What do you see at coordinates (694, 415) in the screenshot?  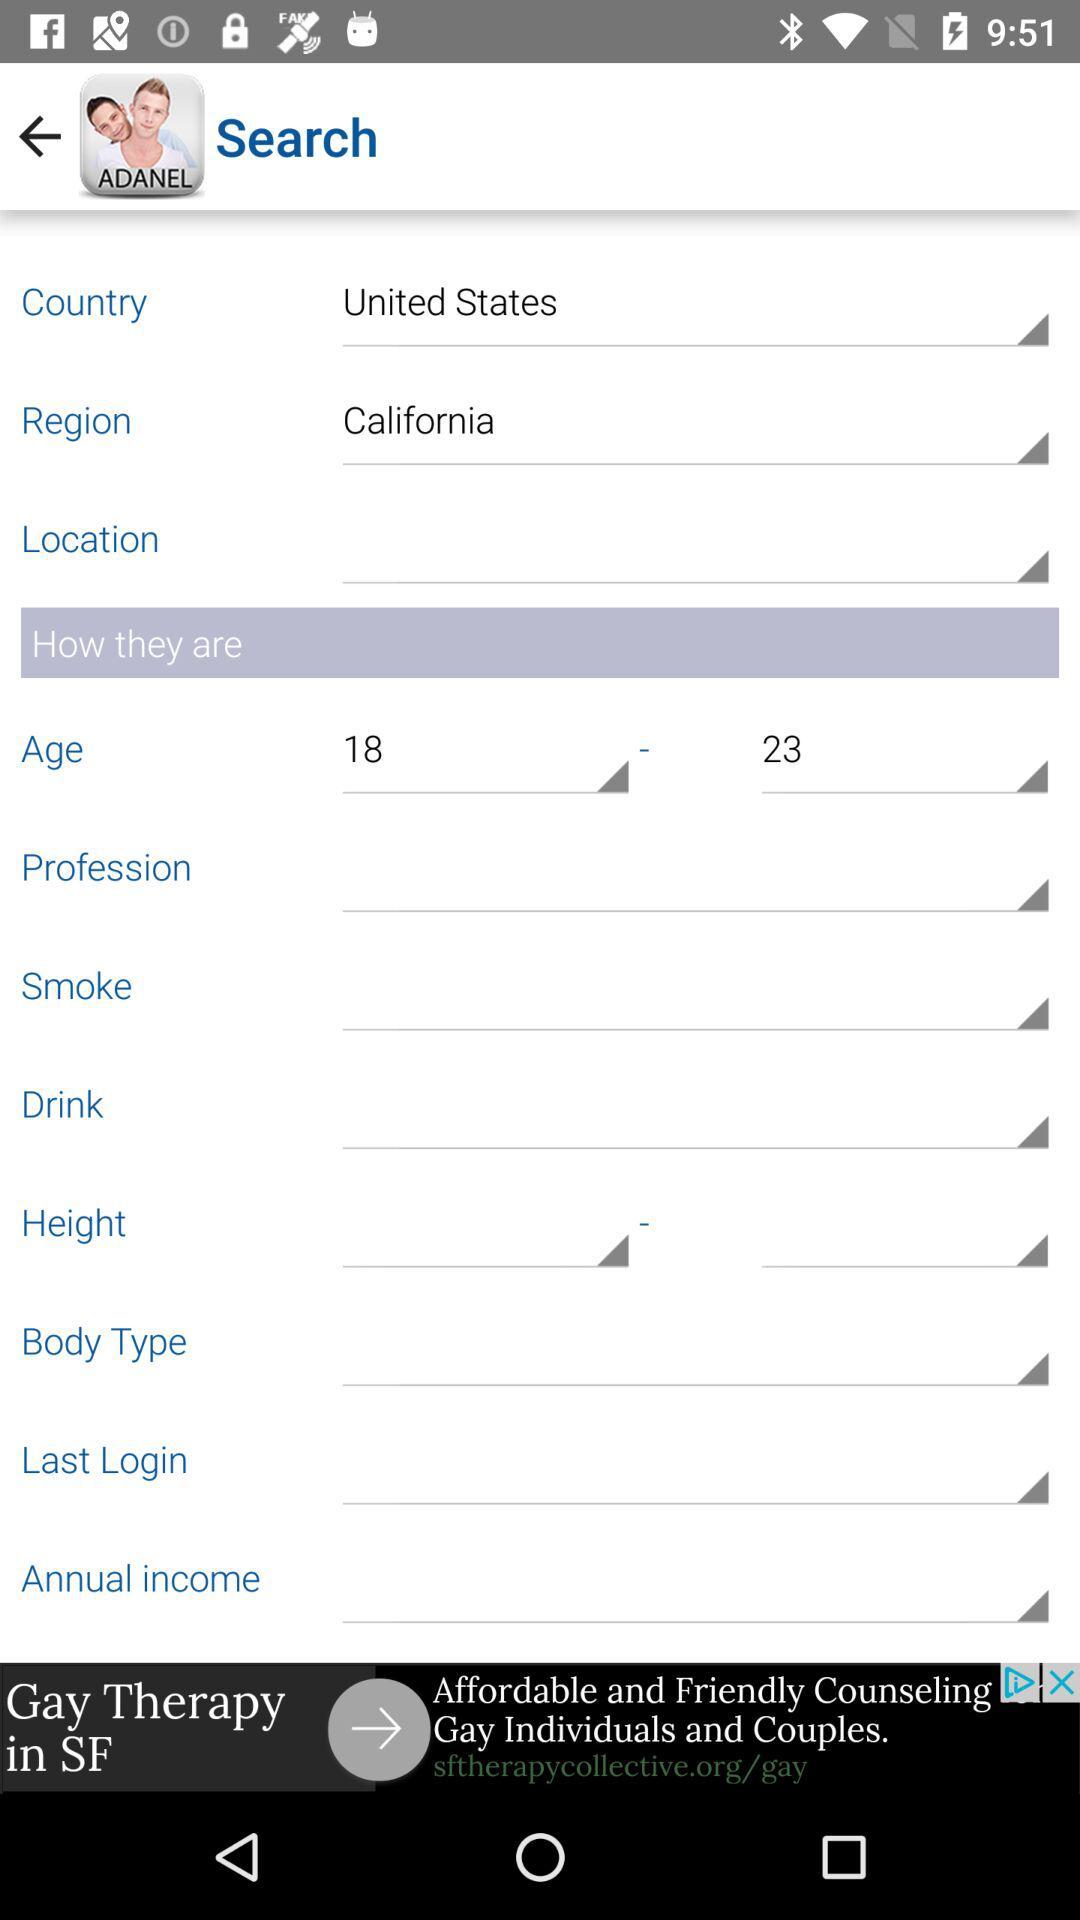 I see `the text beside the region` at bounding box center [694, 415].